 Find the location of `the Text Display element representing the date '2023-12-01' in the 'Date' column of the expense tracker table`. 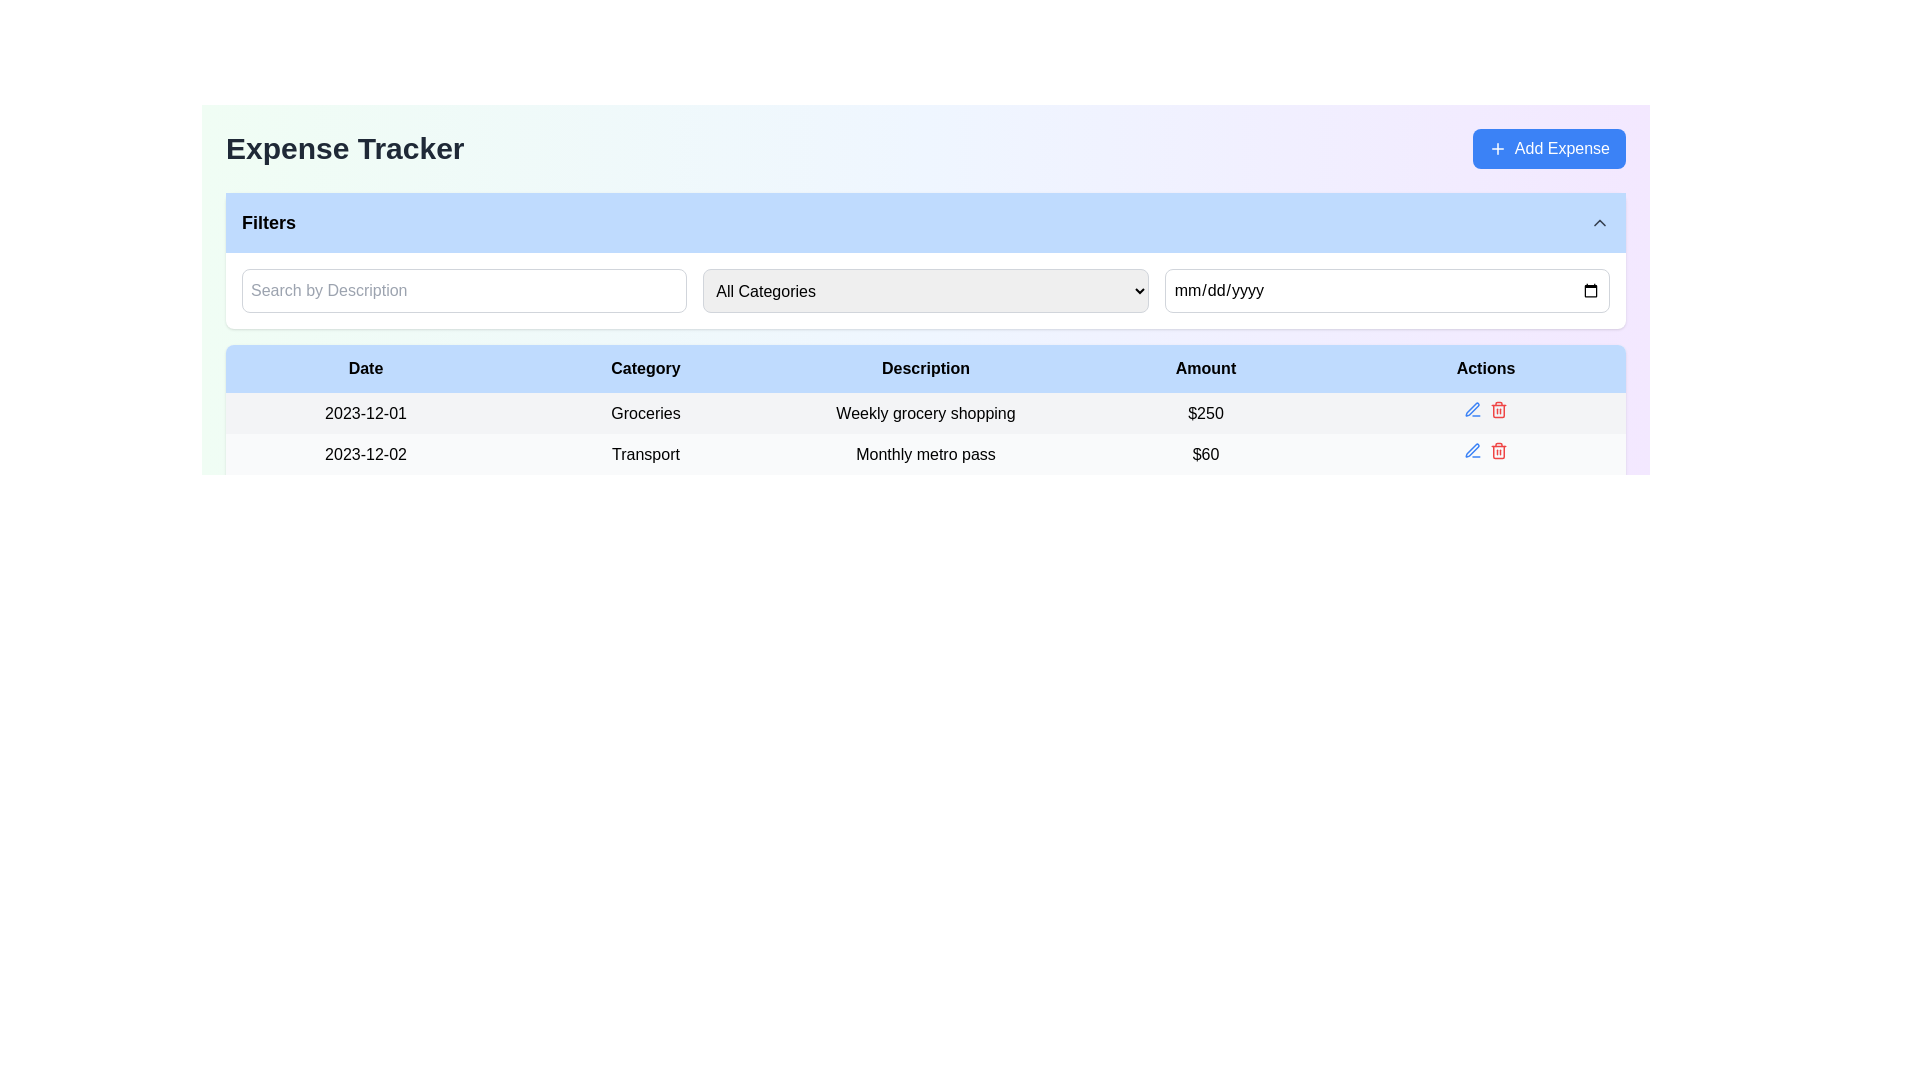

the Text Display element representing the date '2023-12-01' in the 'Date' column of the expense tracker table is located at coordinates (365, 411).